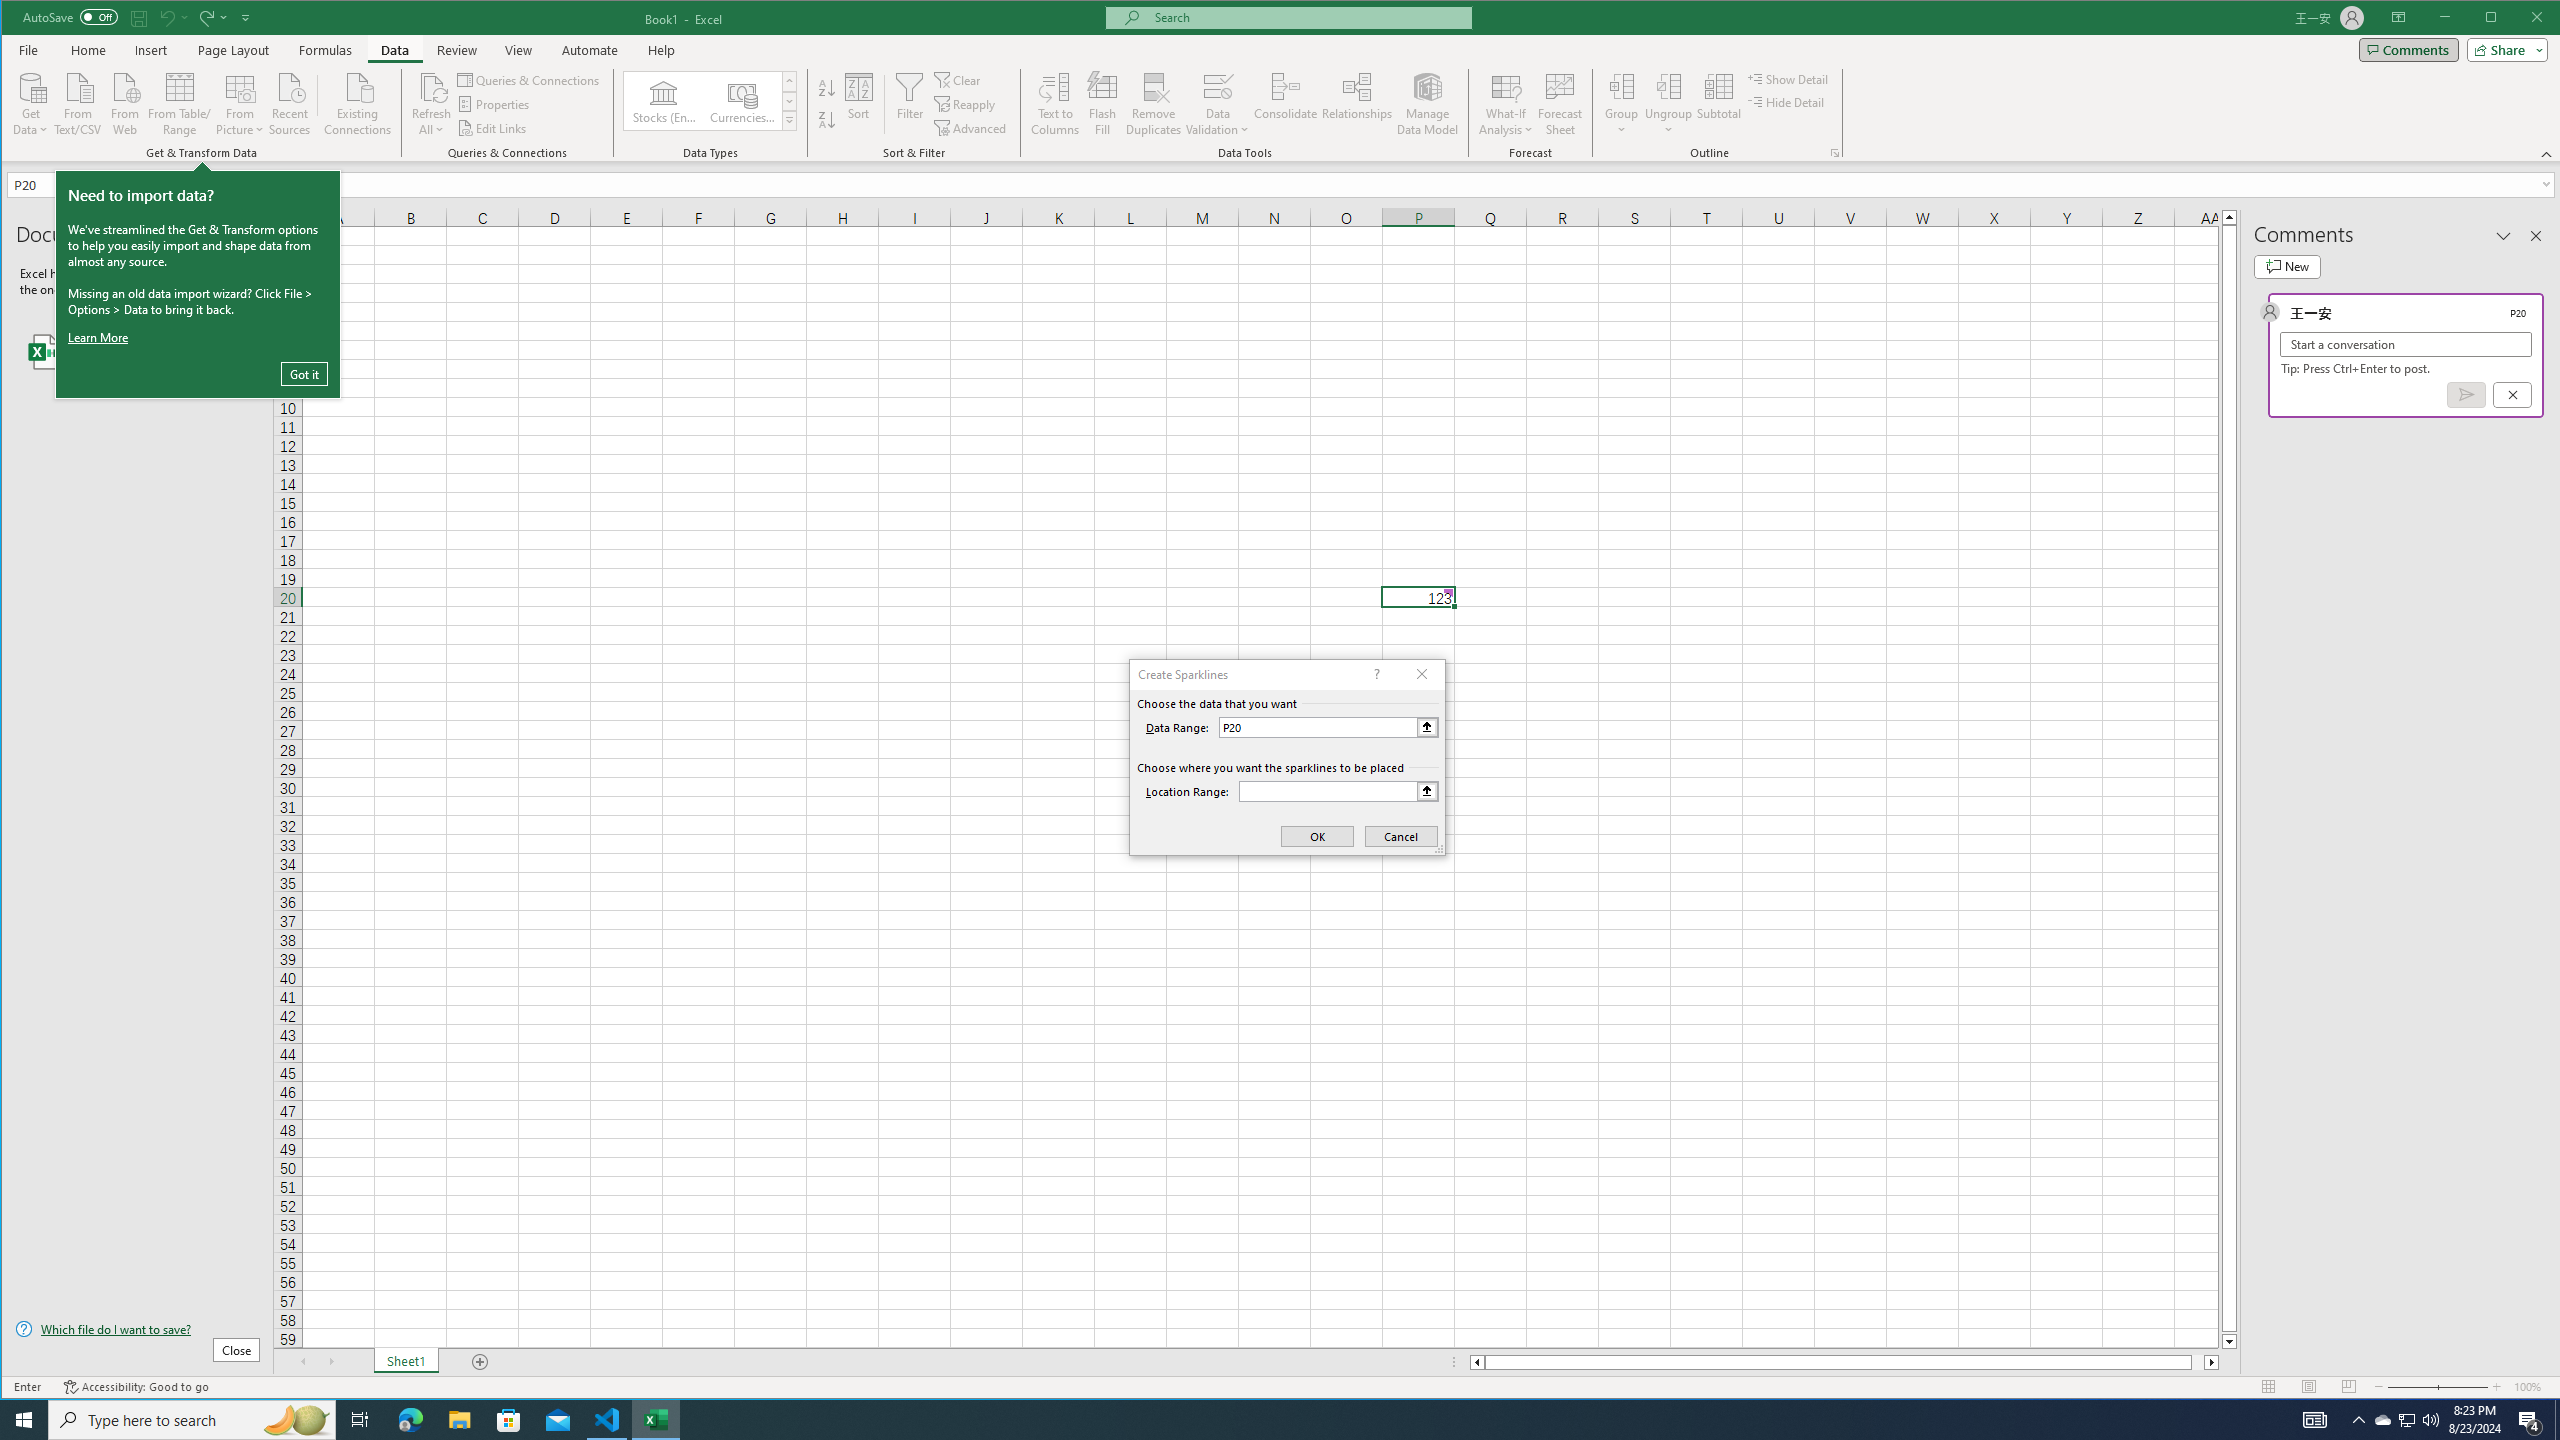  I want to click on 'Sheet1', so click(404, 1362).